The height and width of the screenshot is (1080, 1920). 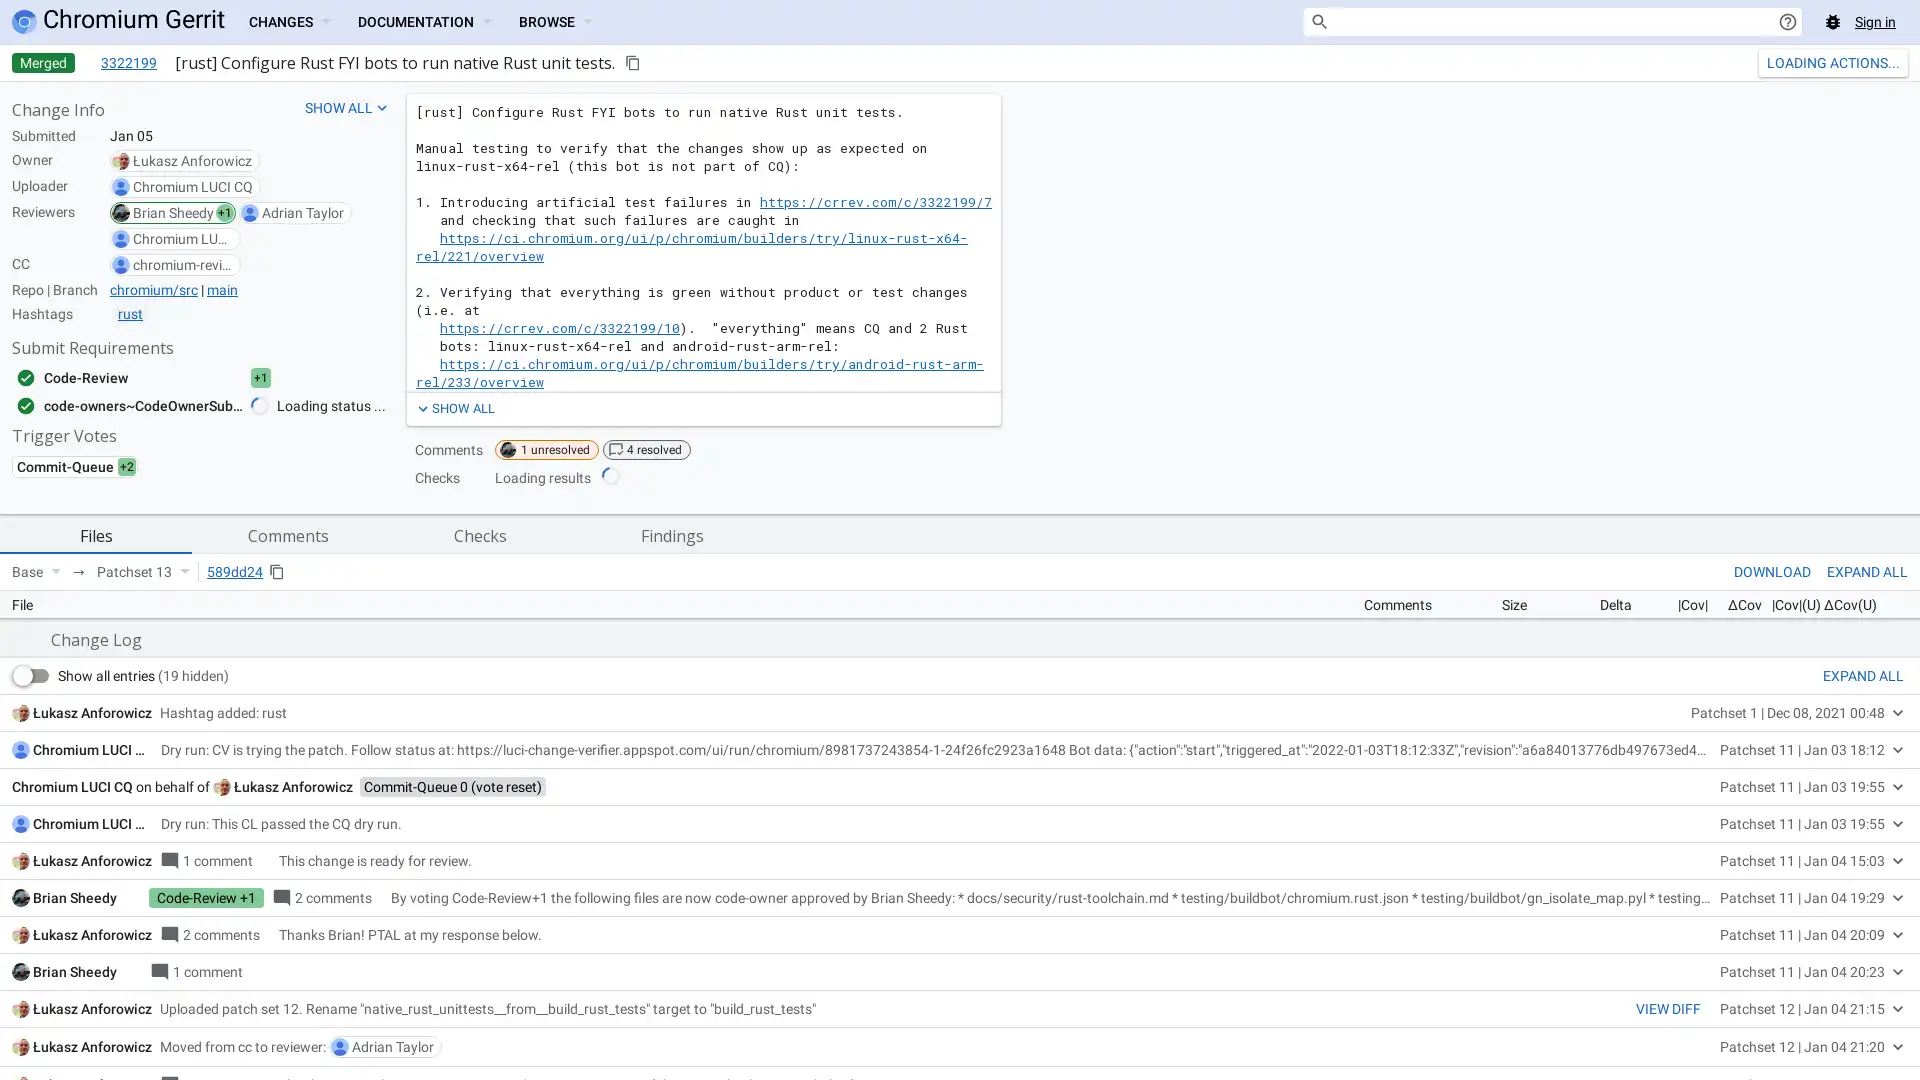 I want to click on File a bug, so click(x=1833, y=22).